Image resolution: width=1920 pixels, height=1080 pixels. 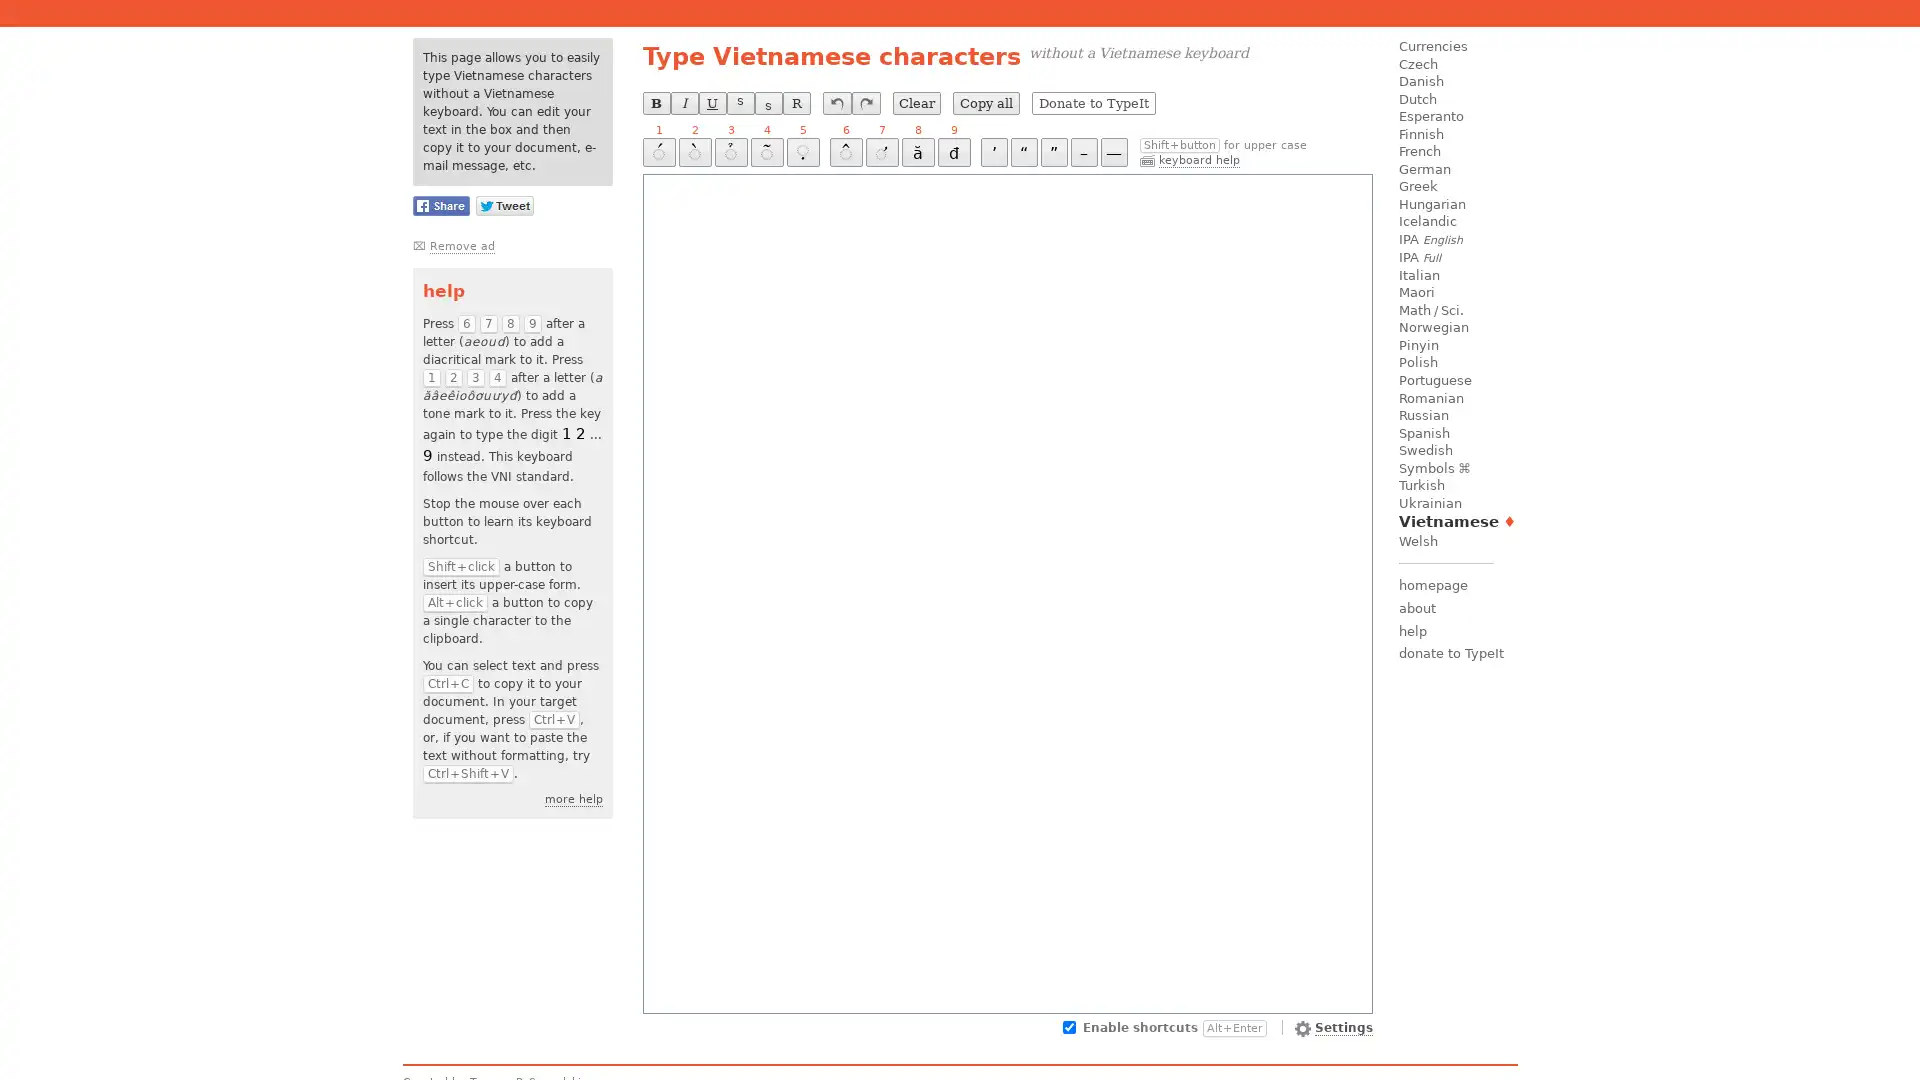 I want to click on I, so click(x=683, y=103).